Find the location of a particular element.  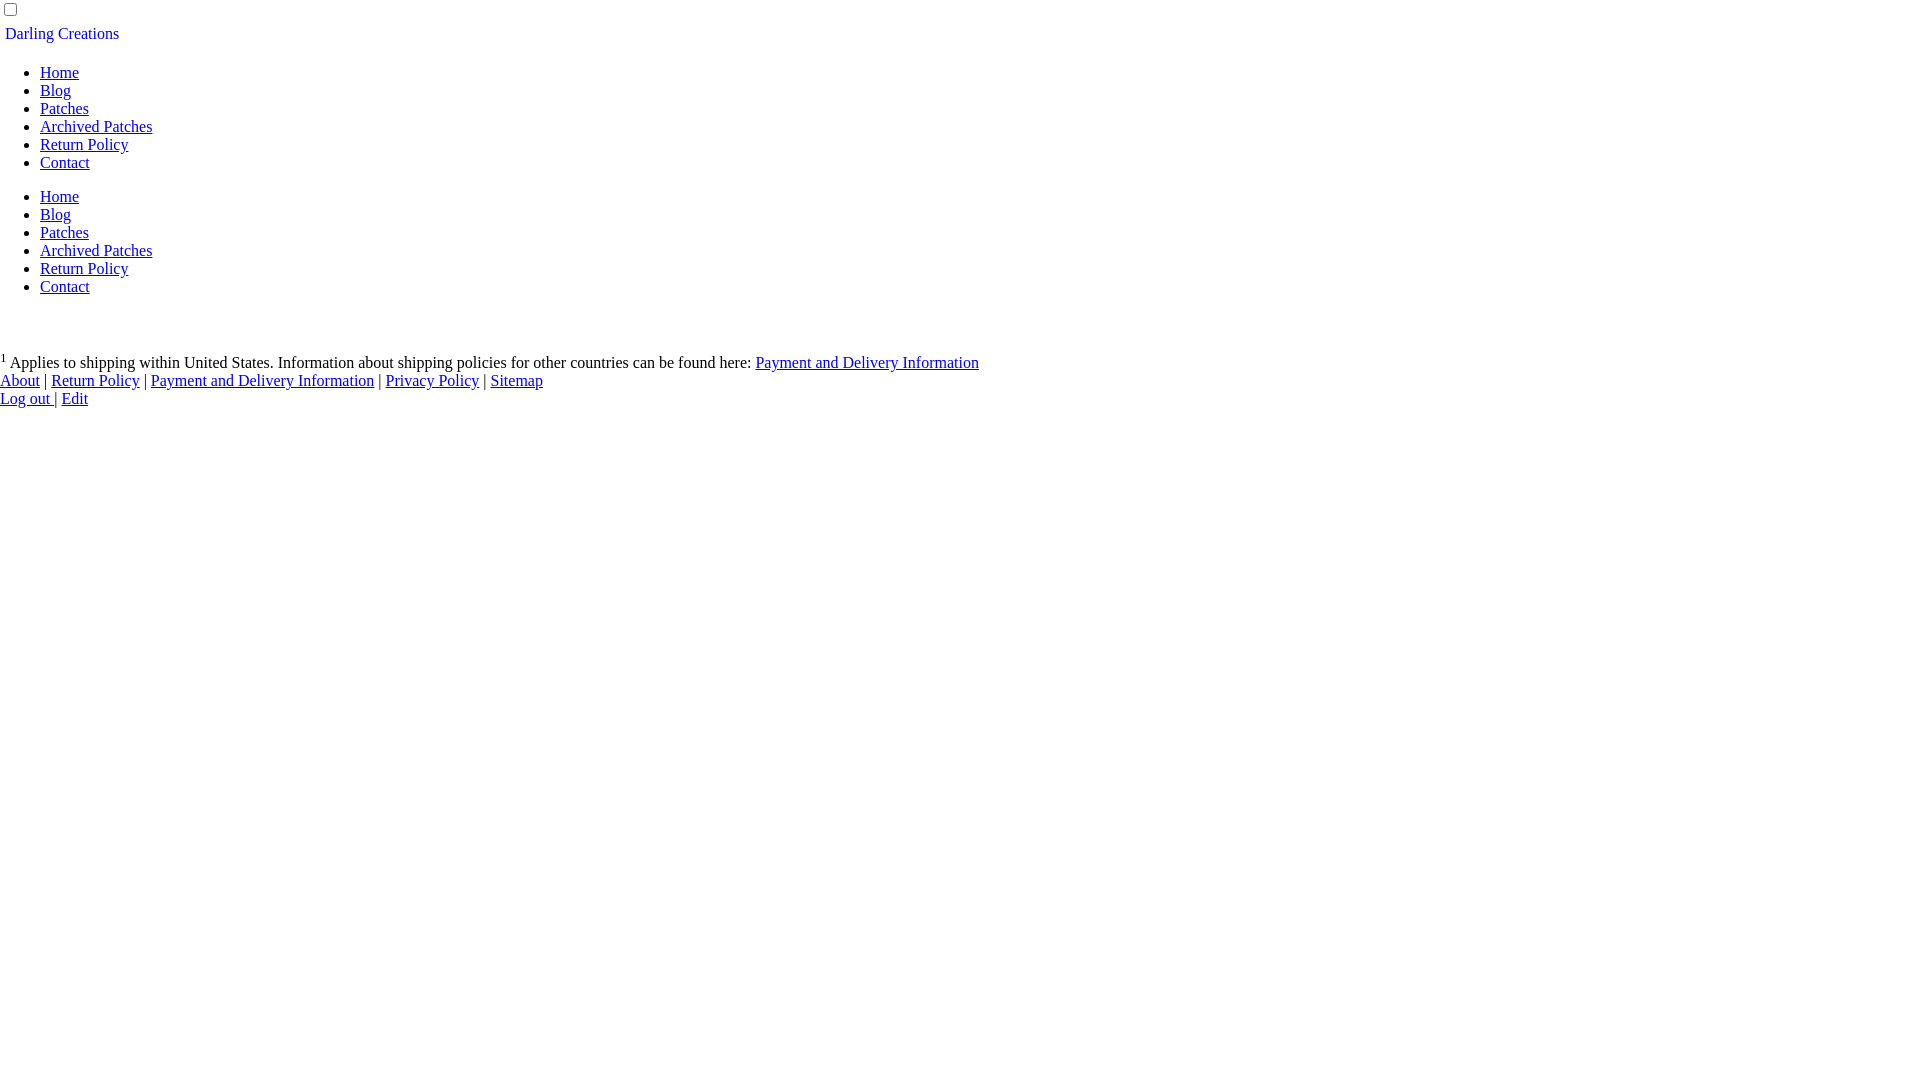

'Archived Patches' is located at coordinates (95, 249).